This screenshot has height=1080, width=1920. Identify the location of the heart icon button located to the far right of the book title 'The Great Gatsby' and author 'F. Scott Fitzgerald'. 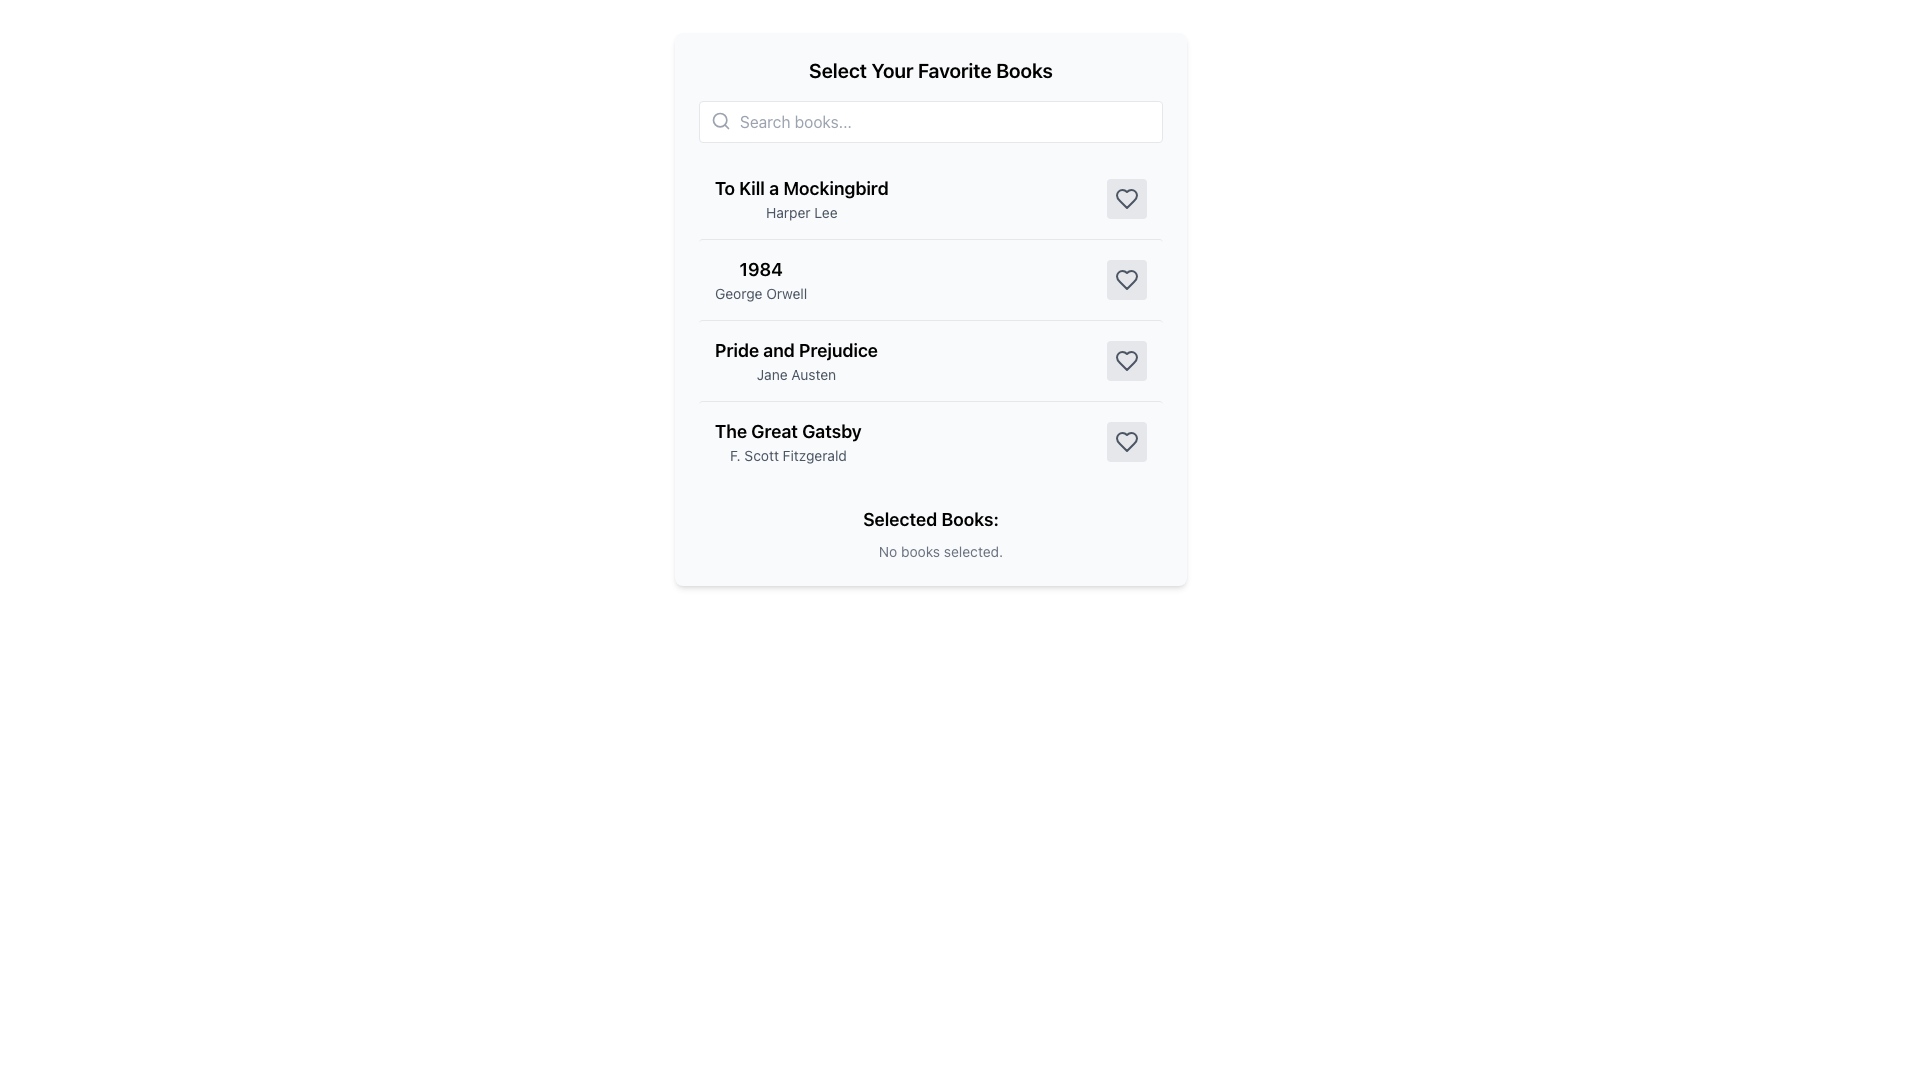
(1127, 441).